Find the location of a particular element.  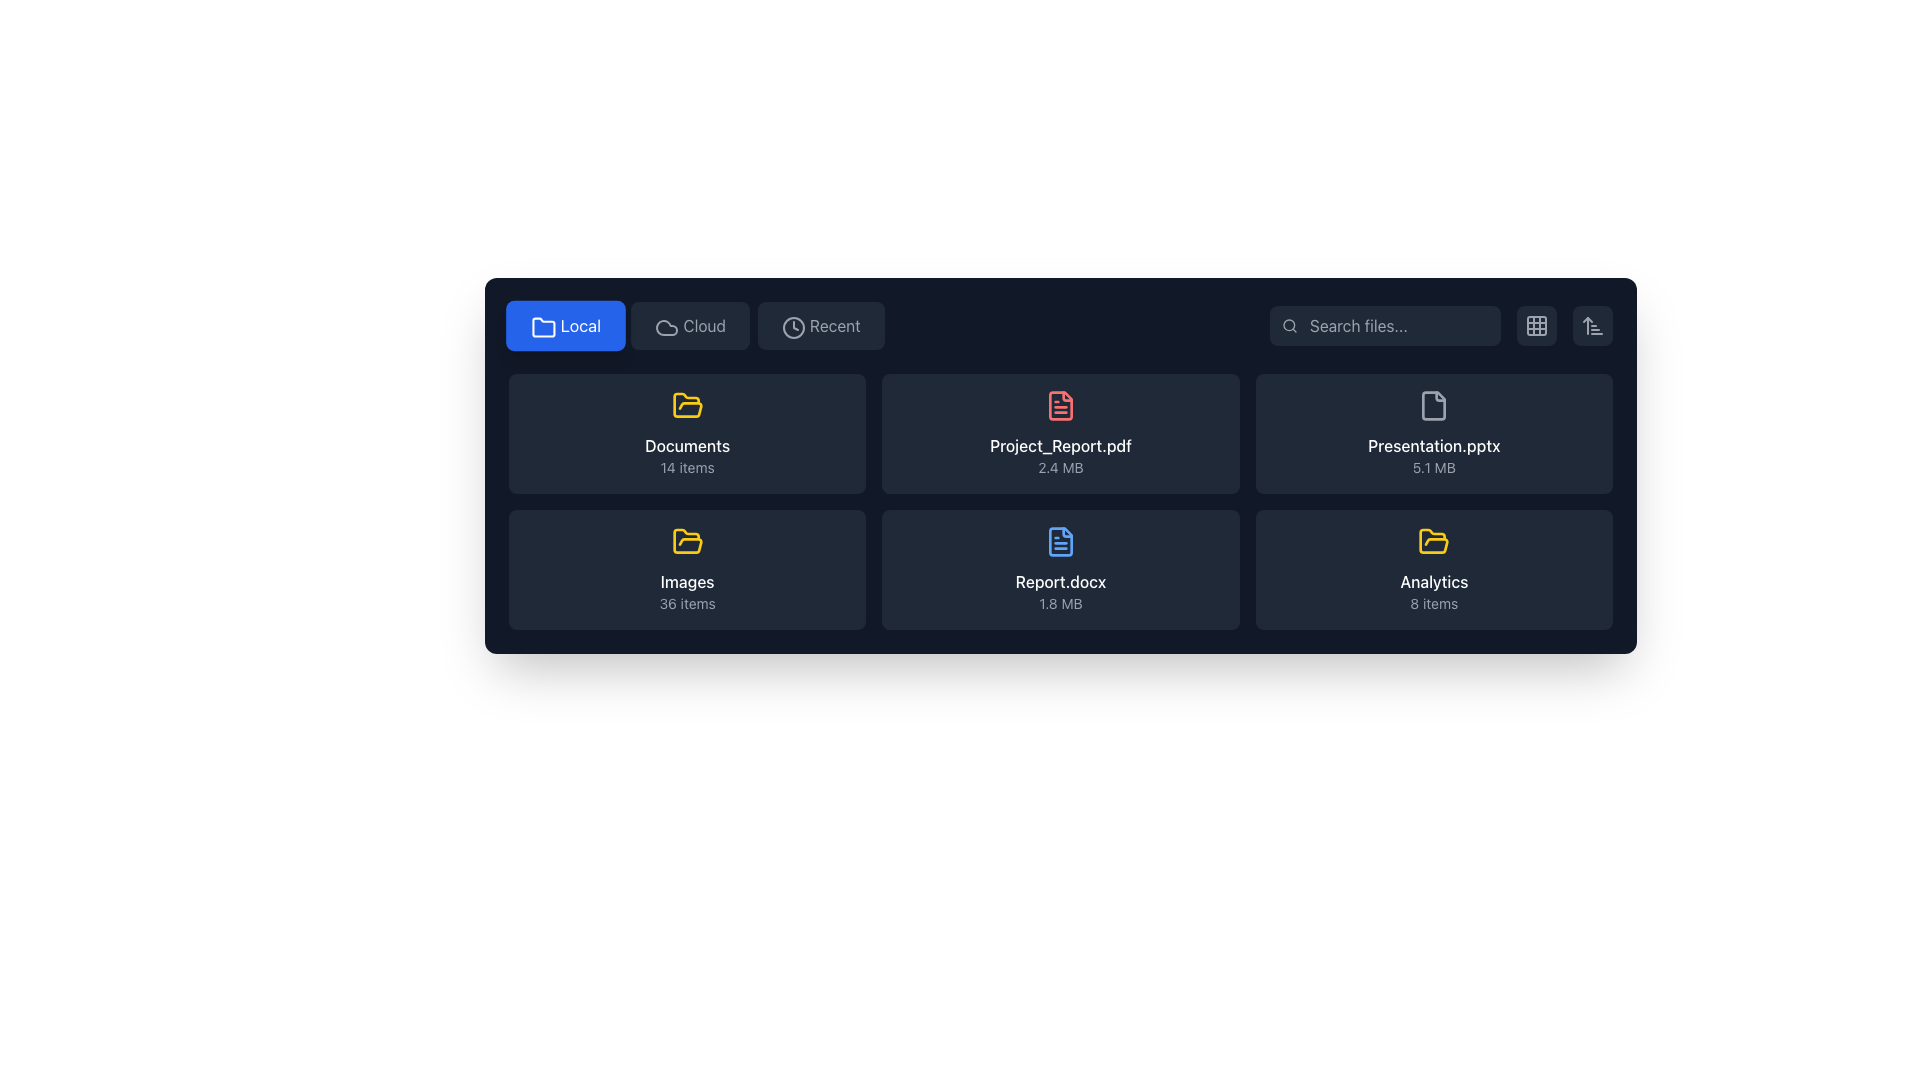

the folder icon representing the 'Images' section located is located at coordinates (687, 542).